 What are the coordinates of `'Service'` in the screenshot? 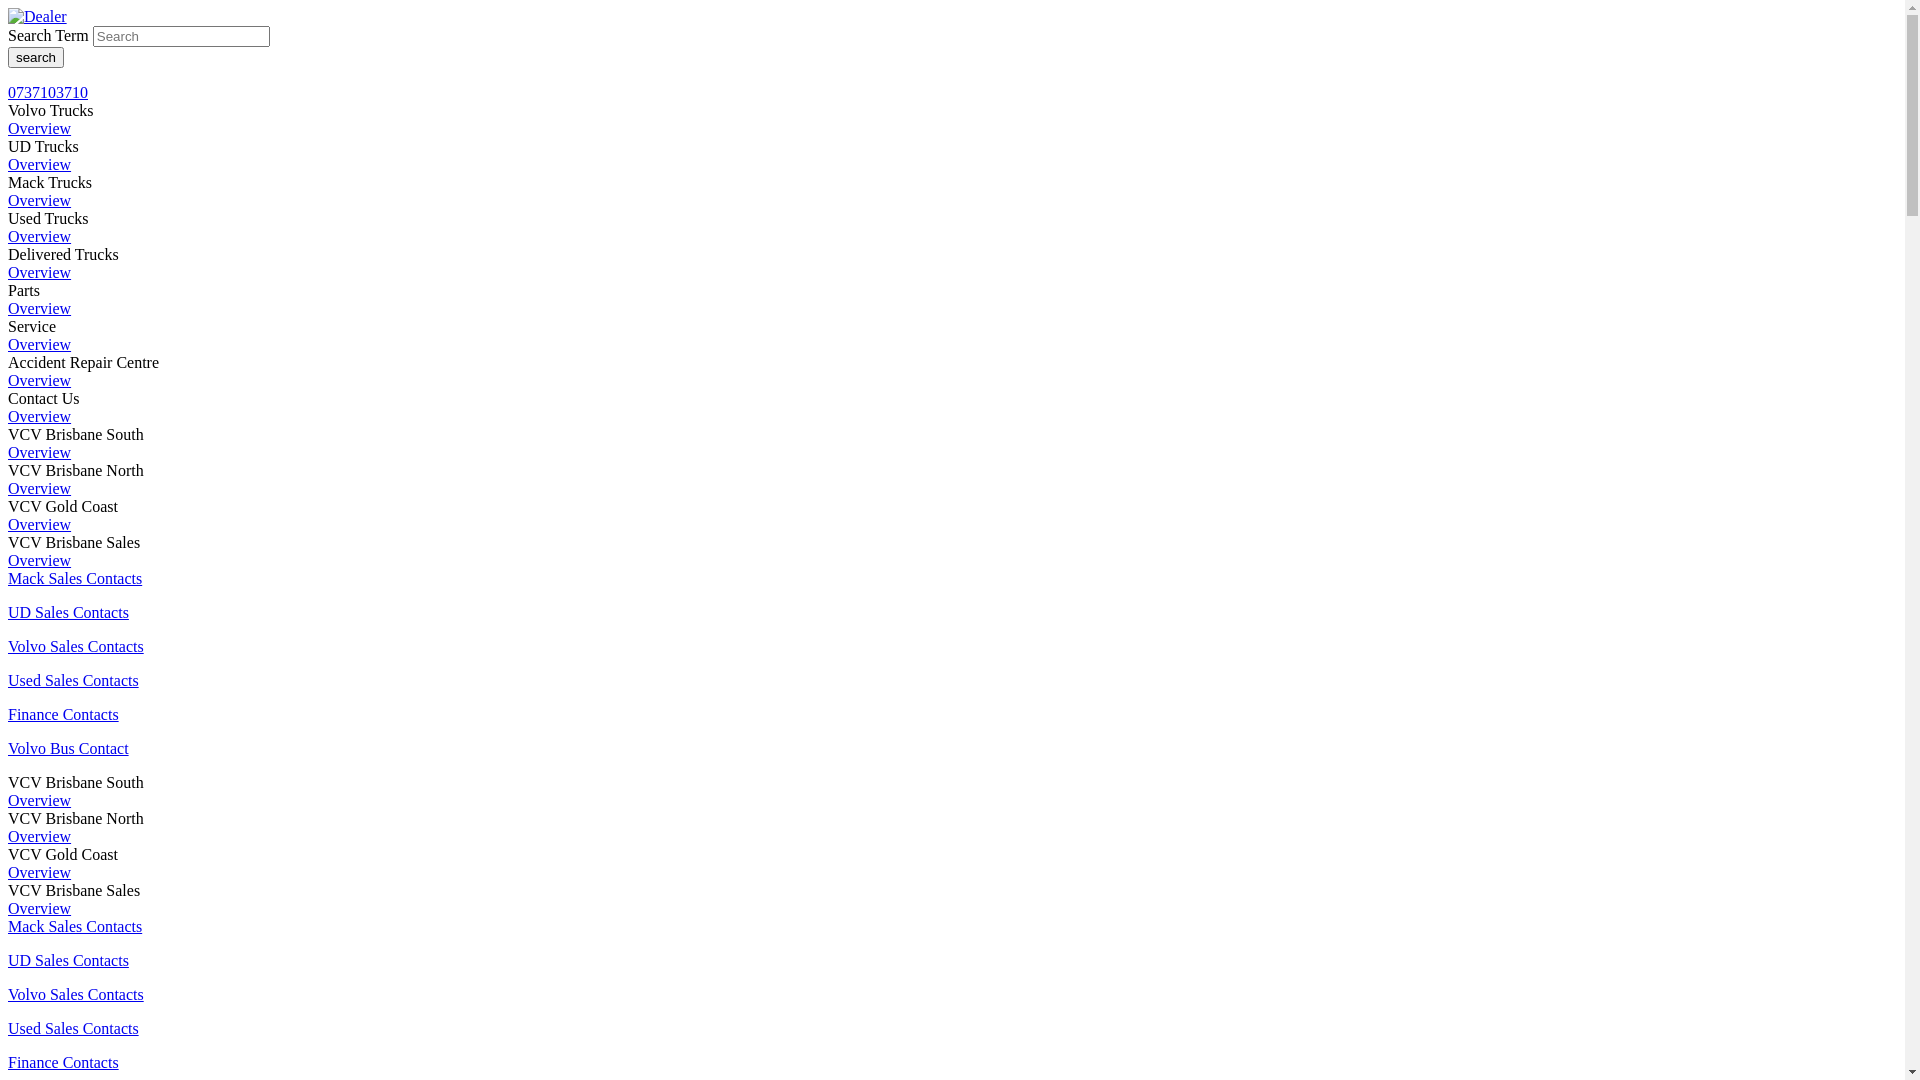 It's located at (32, 325).